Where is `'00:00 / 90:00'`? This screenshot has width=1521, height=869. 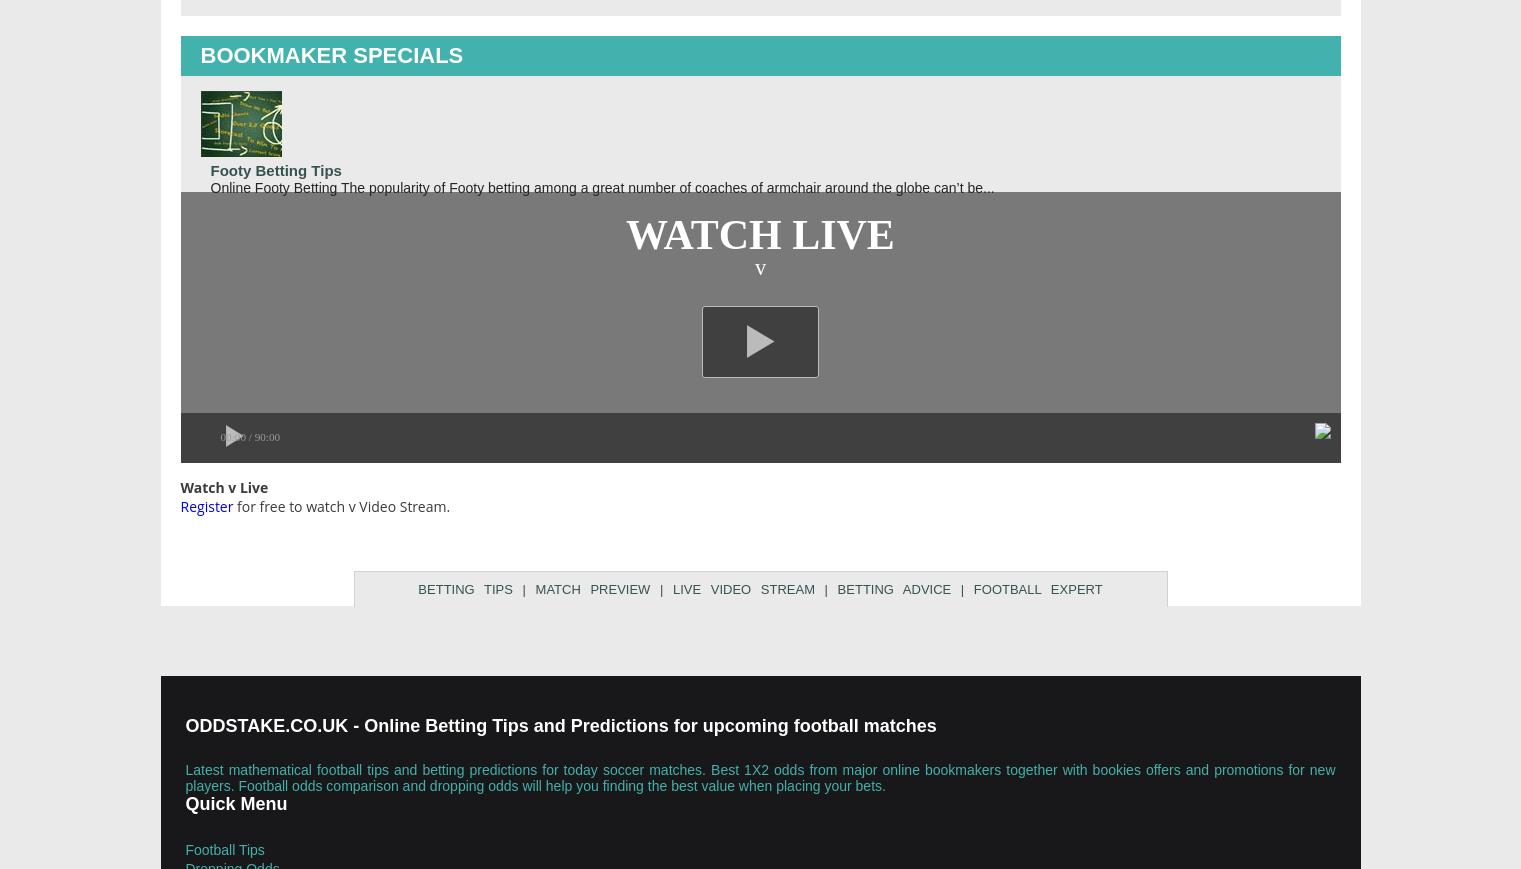
'00:00 / 90:00' is located at coordinates (249, 434).